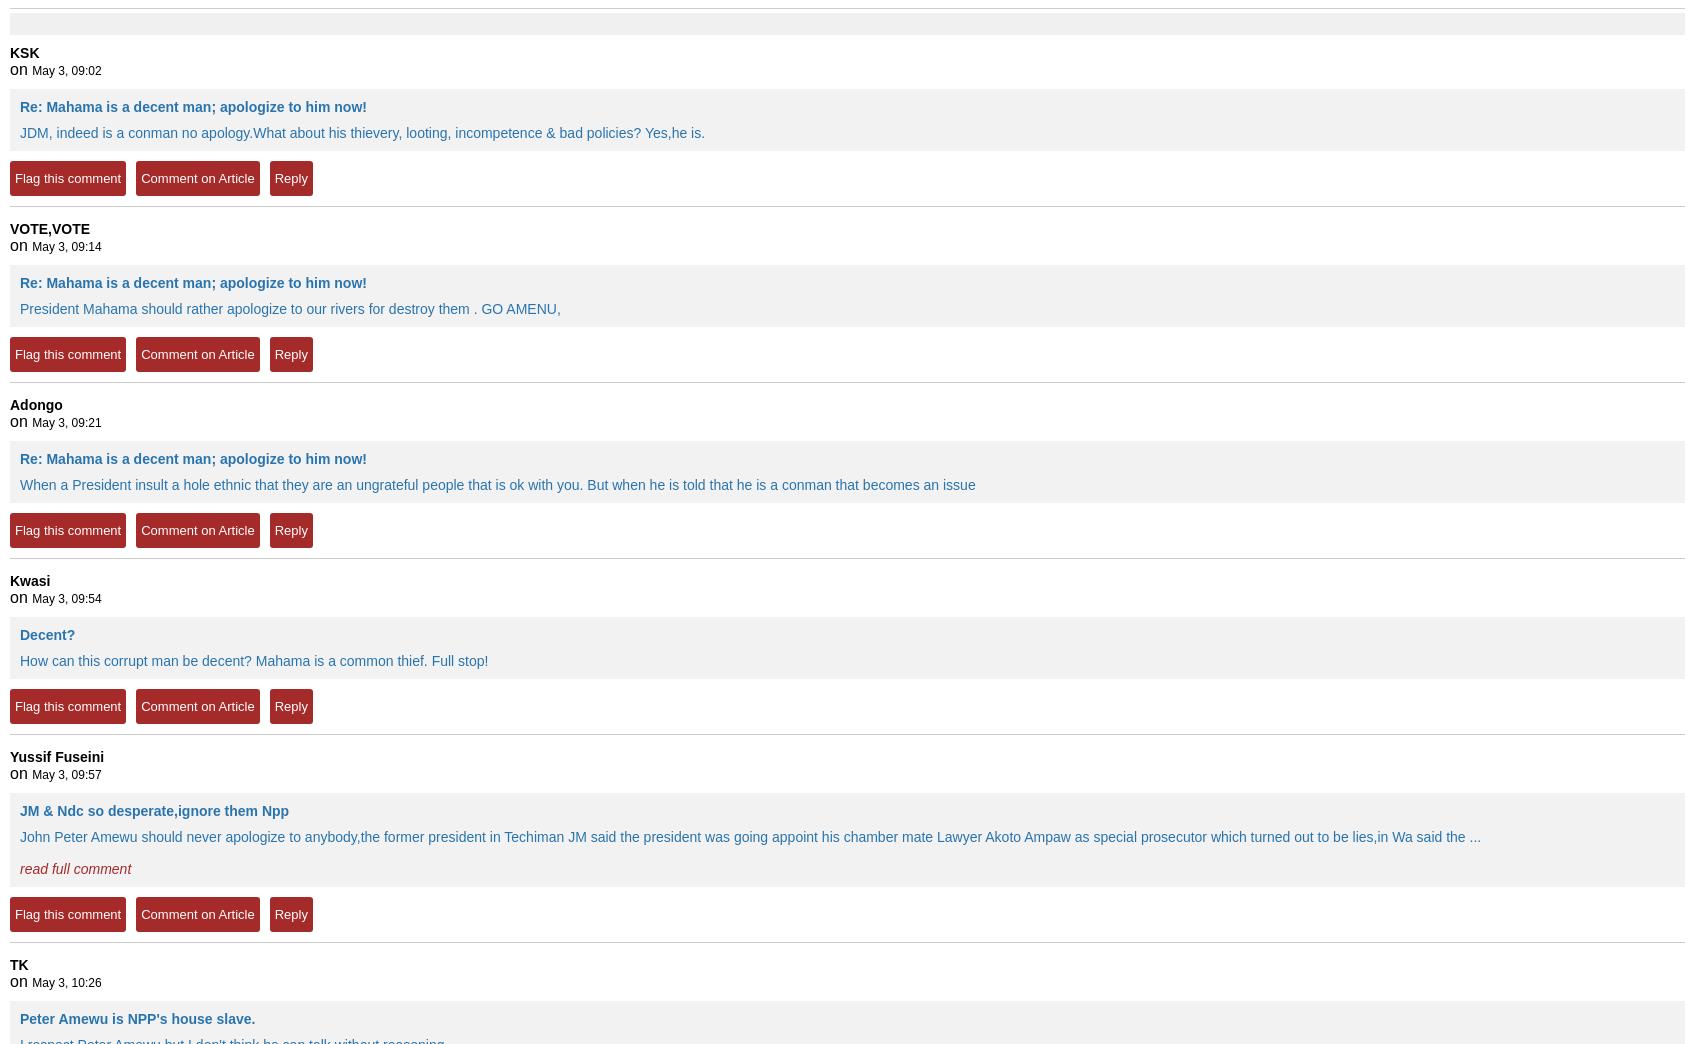 The image size is (1695, 1044). I want to click on 'May  3, 09:14', so click(32, 247).